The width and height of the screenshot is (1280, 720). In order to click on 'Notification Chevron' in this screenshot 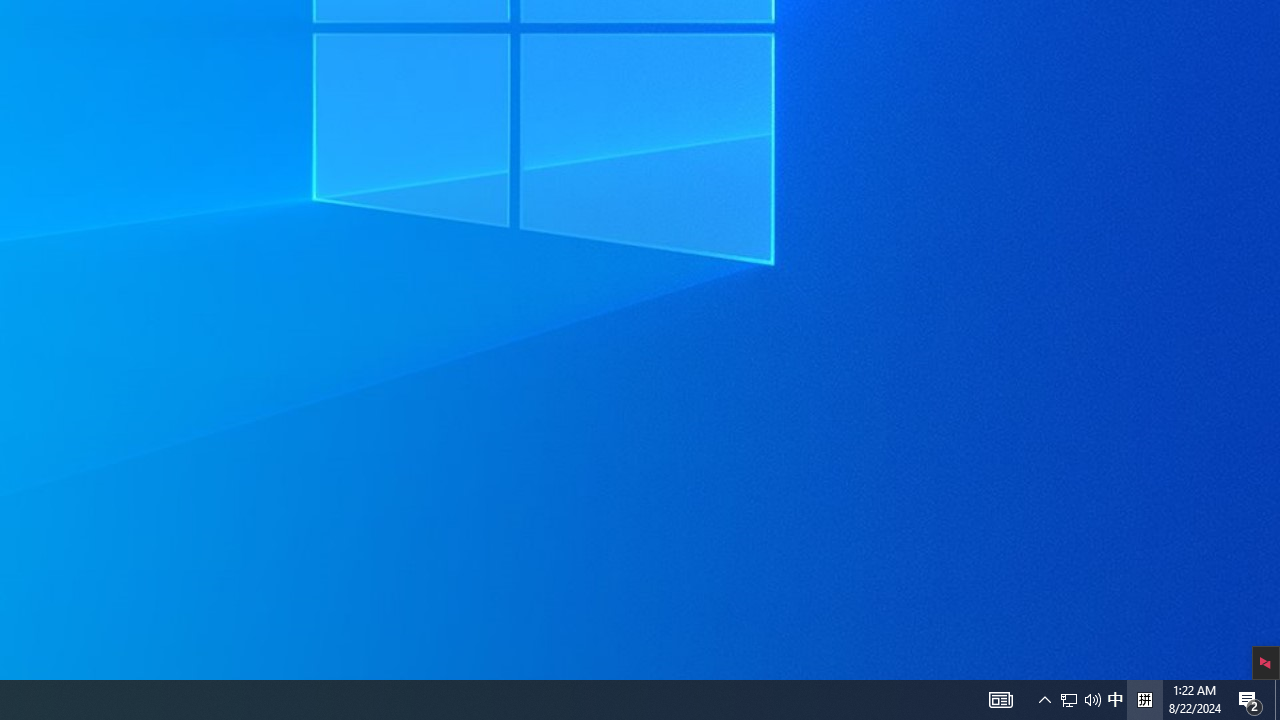, I will do `click(1092, 698)`.